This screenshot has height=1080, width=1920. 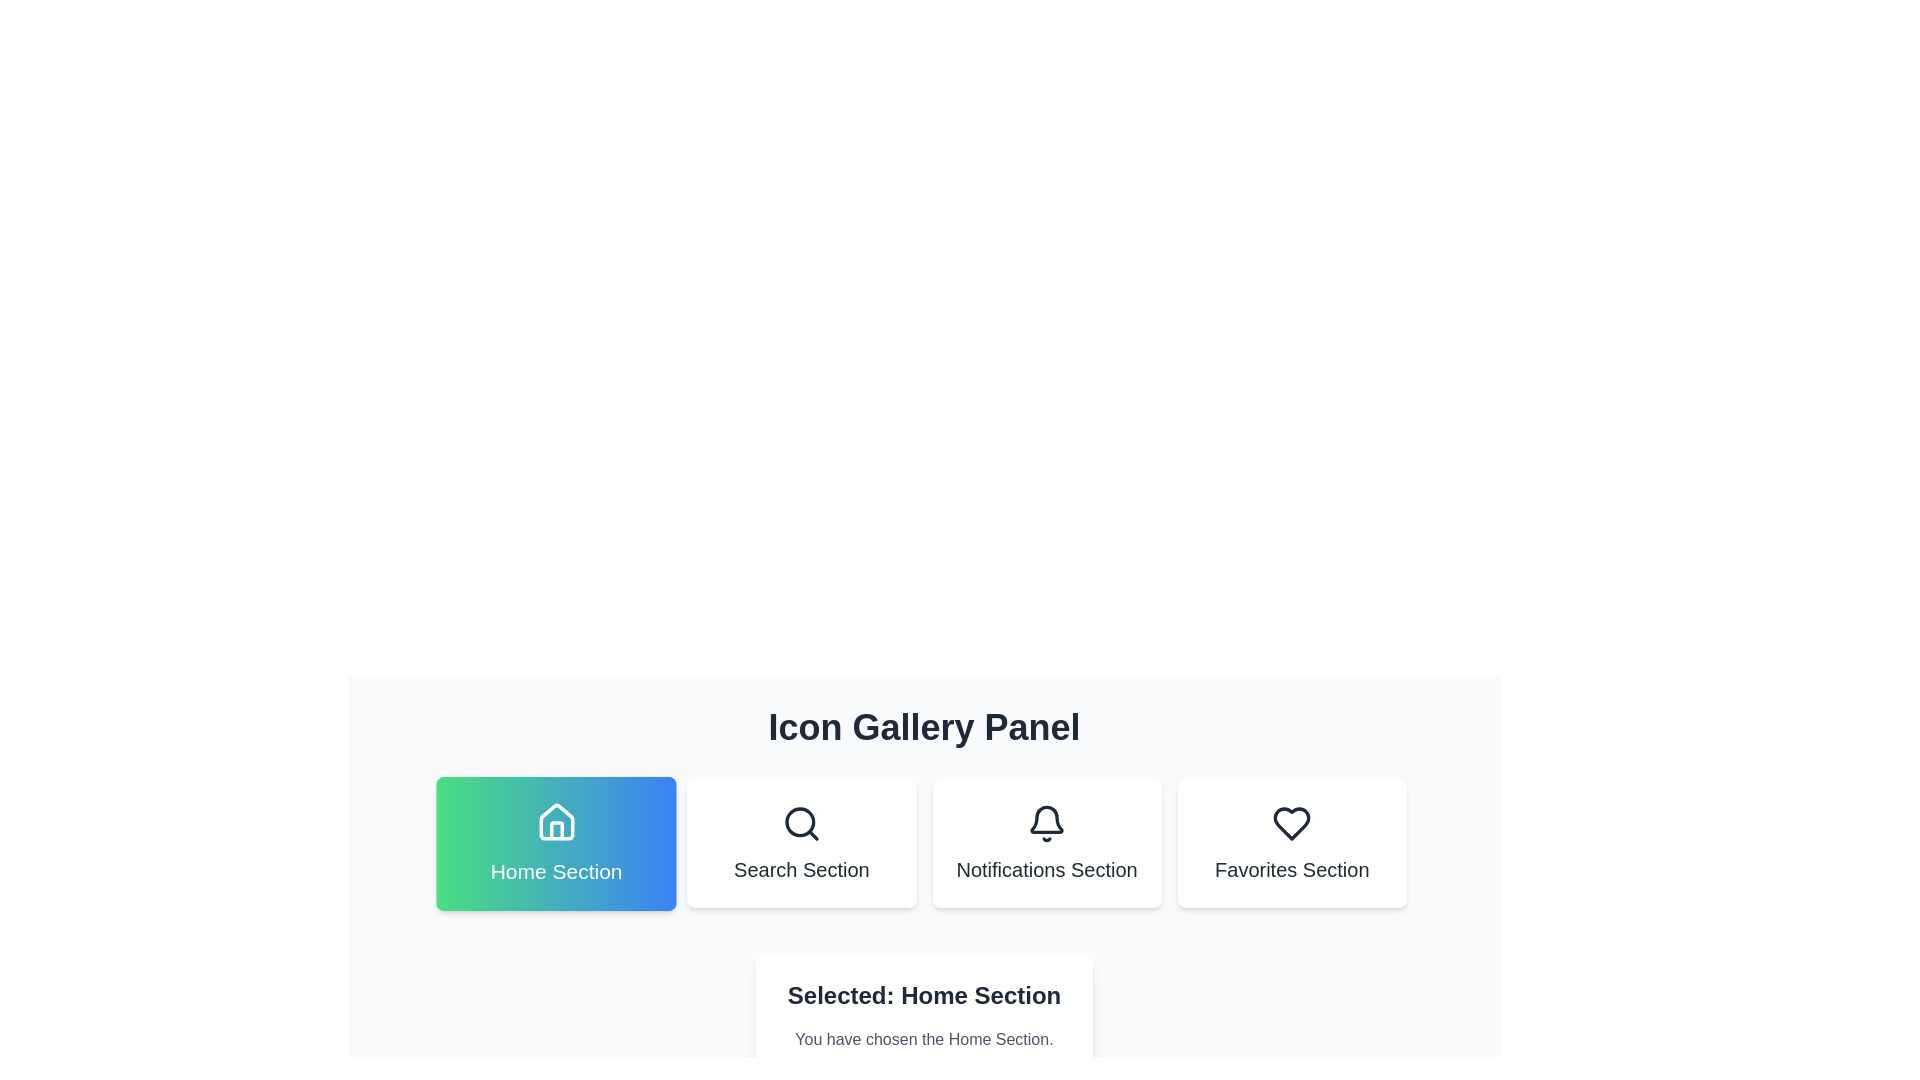 I want to click on the Notifications text label, which provides clarity about the corresponding feature, located in the lower central portion of the interface, so click(x=1046, y=869).